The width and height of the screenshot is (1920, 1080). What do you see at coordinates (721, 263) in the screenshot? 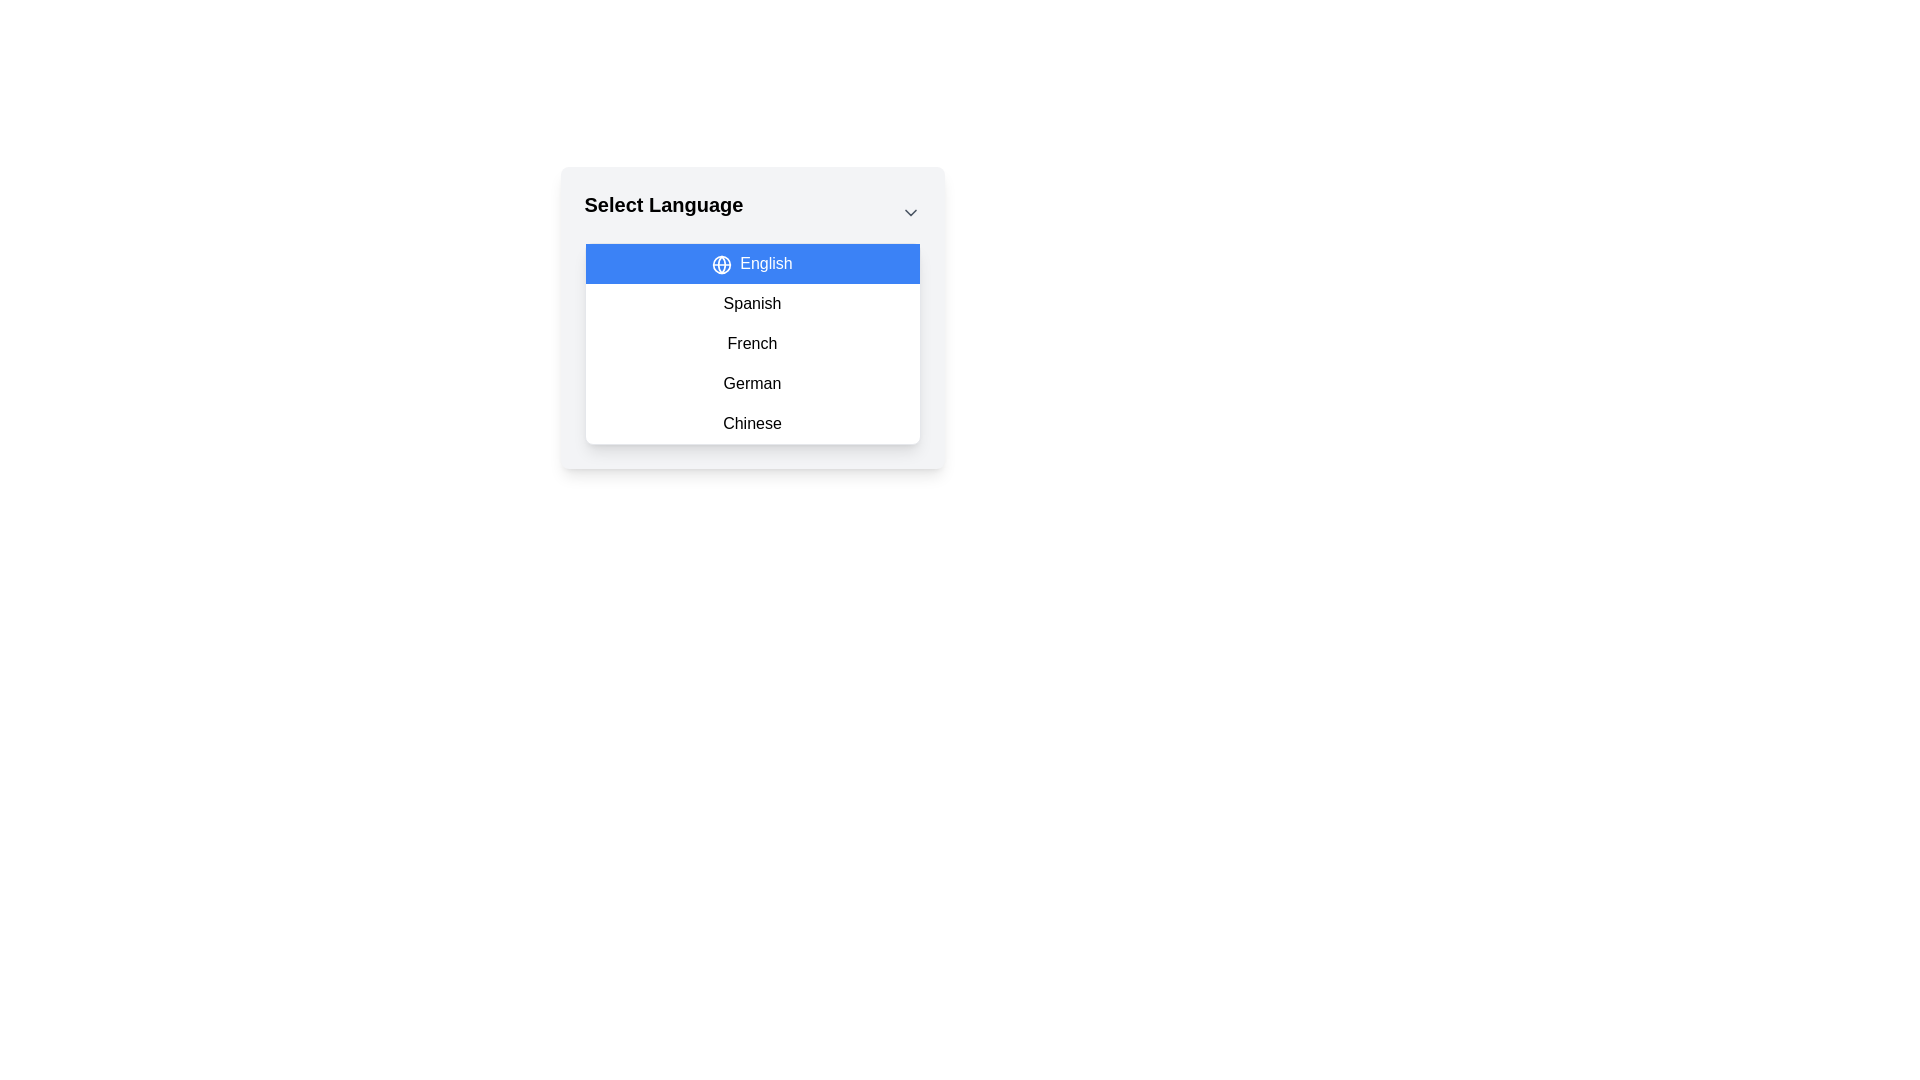
I see `the circular outline of the globe icon located in the SVG graphic within the drop-down menu, positioned to the left of the text 'English'` at bounding box center [721, 263].